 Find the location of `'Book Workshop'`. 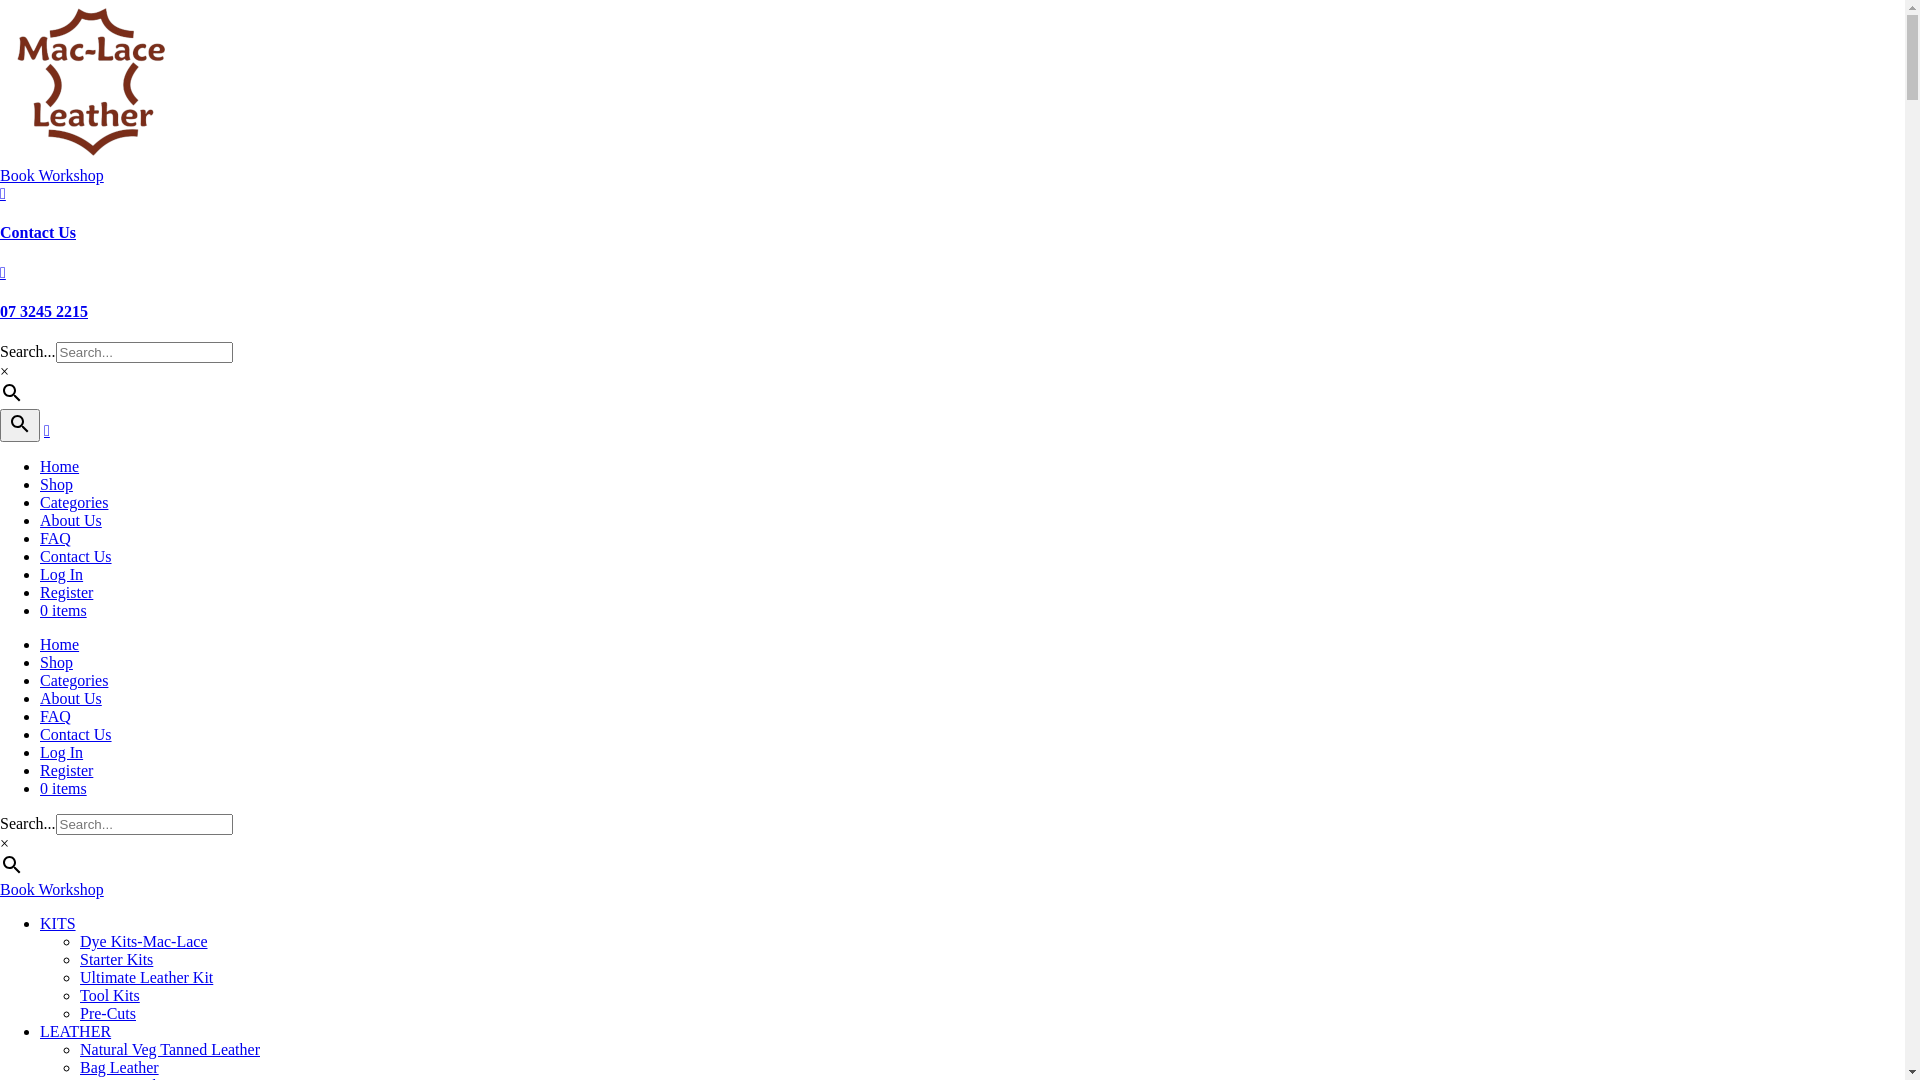

'Book Workshop' is located at coordinates (52, 888).